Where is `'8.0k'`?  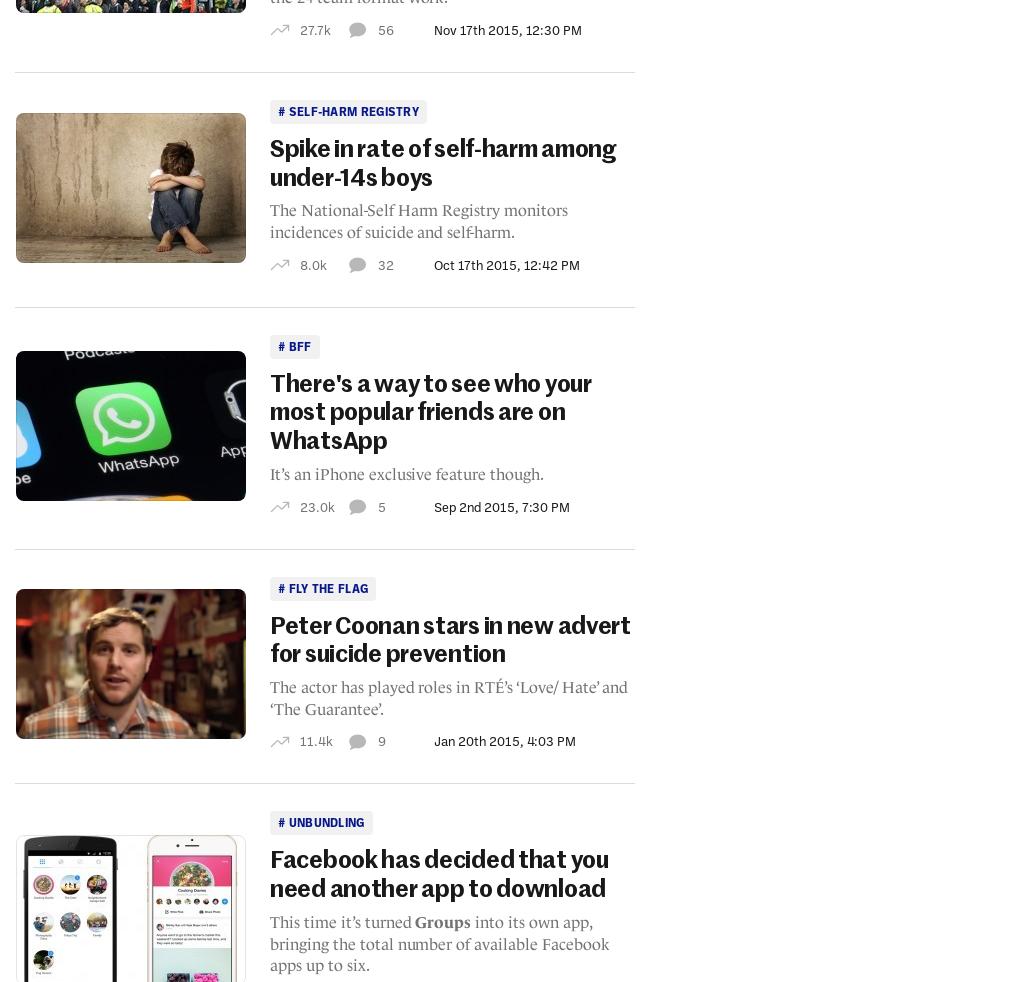 '8.0k' is located at coordinates (298, 263).